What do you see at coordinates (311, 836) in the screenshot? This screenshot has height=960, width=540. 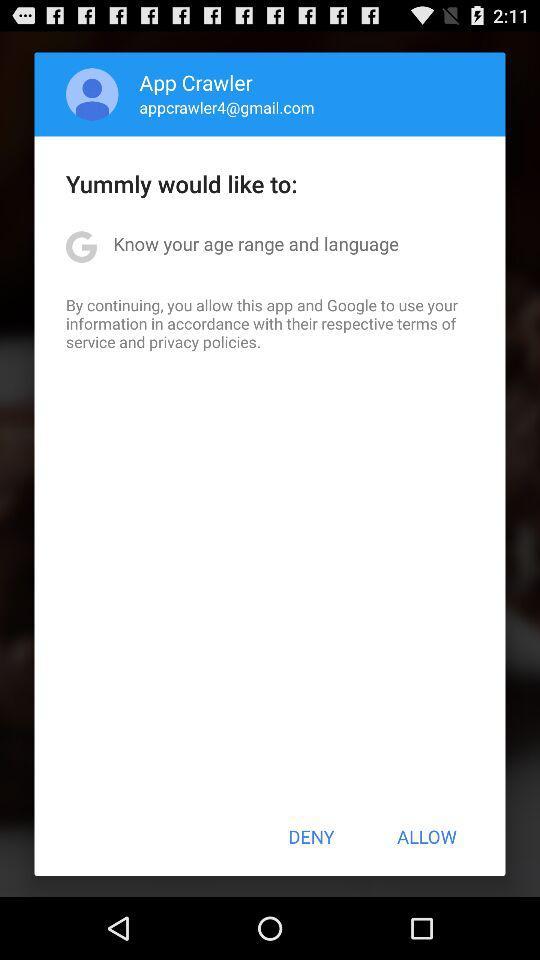 I see `the icon next to the allow` at bounding box center [311, 836].